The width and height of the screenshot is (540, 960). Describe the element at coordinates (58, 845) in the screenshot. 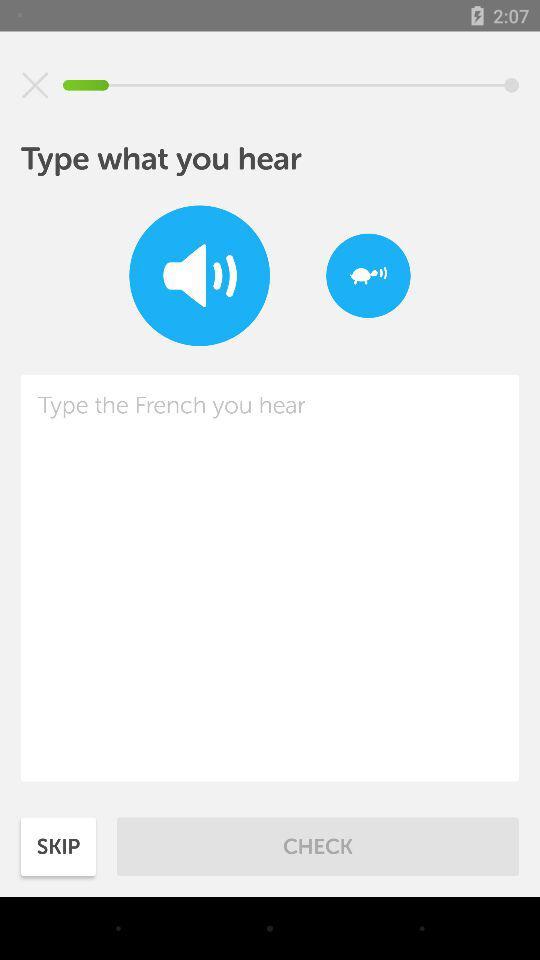

I see `icon to the left of check` at that location.